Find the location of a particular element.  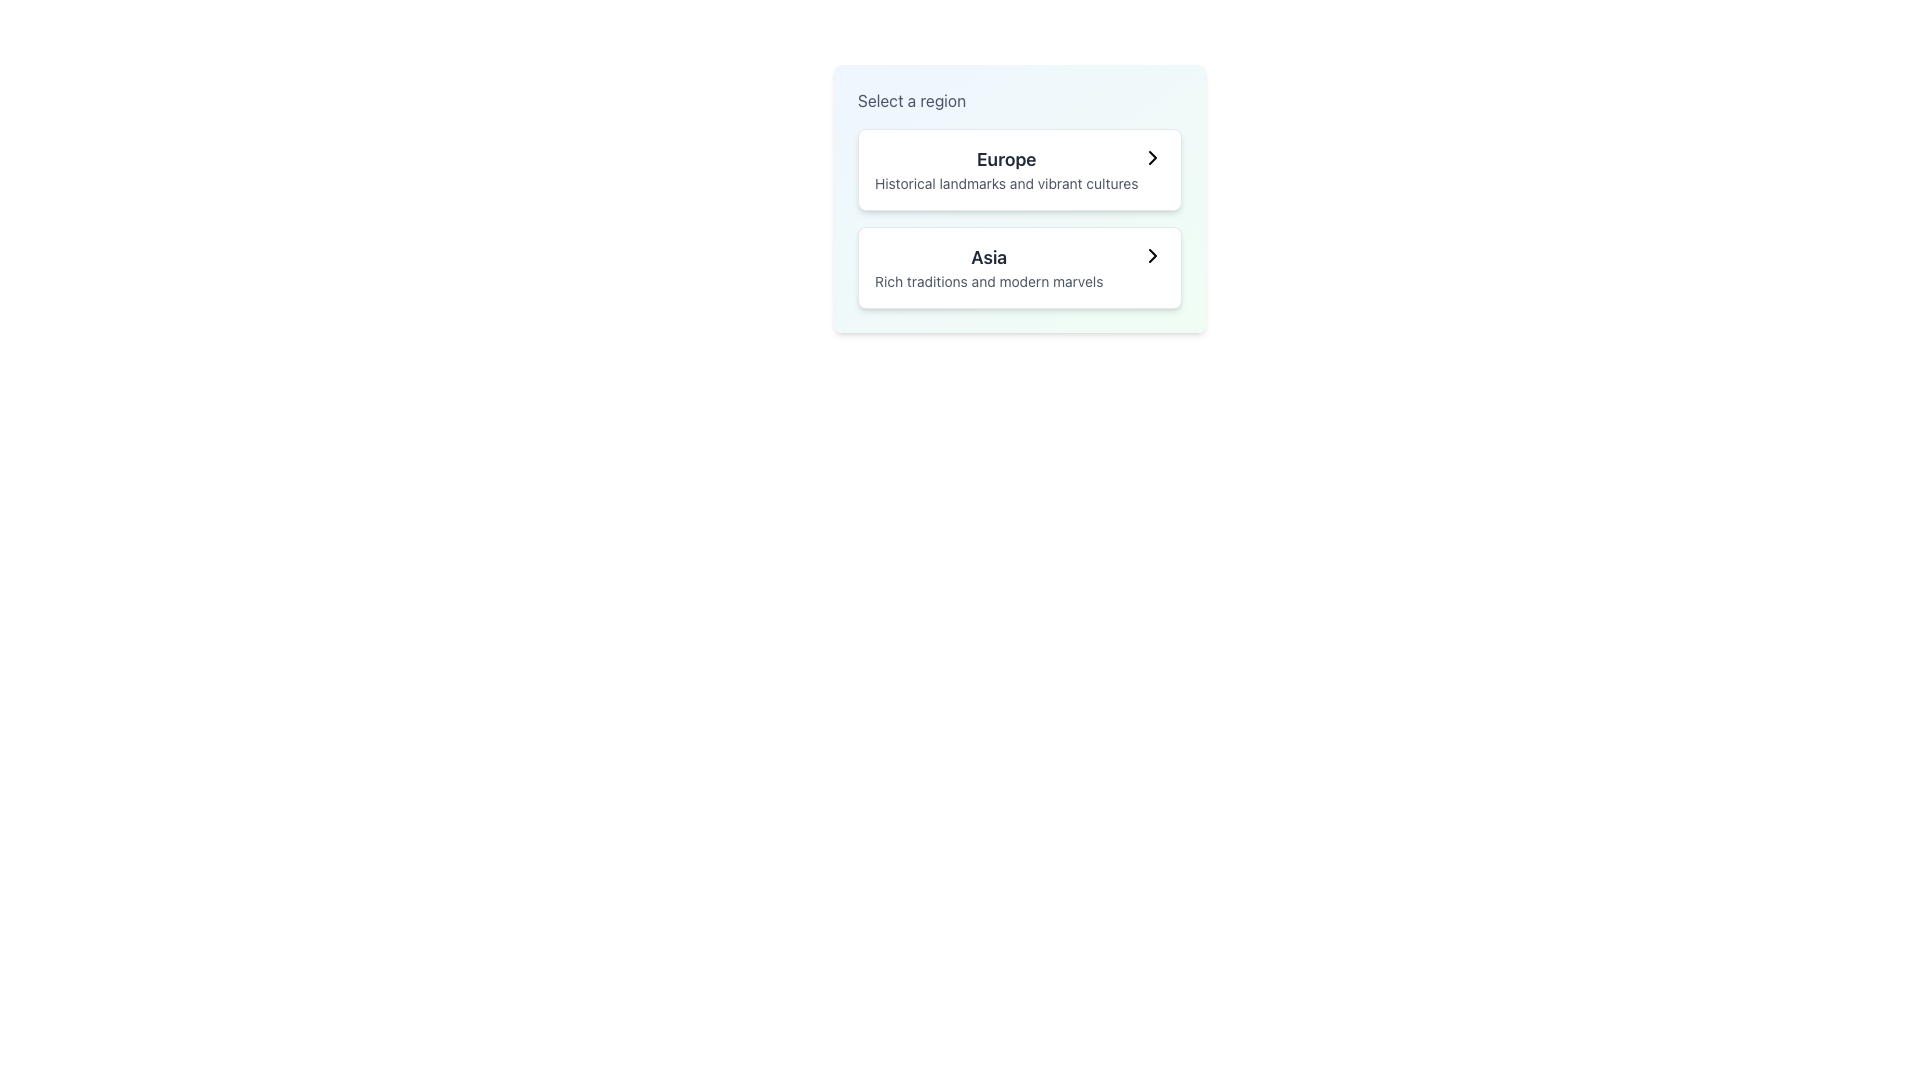

the upper entry text option in the region selection interface is located at coordinates (1006, 168).